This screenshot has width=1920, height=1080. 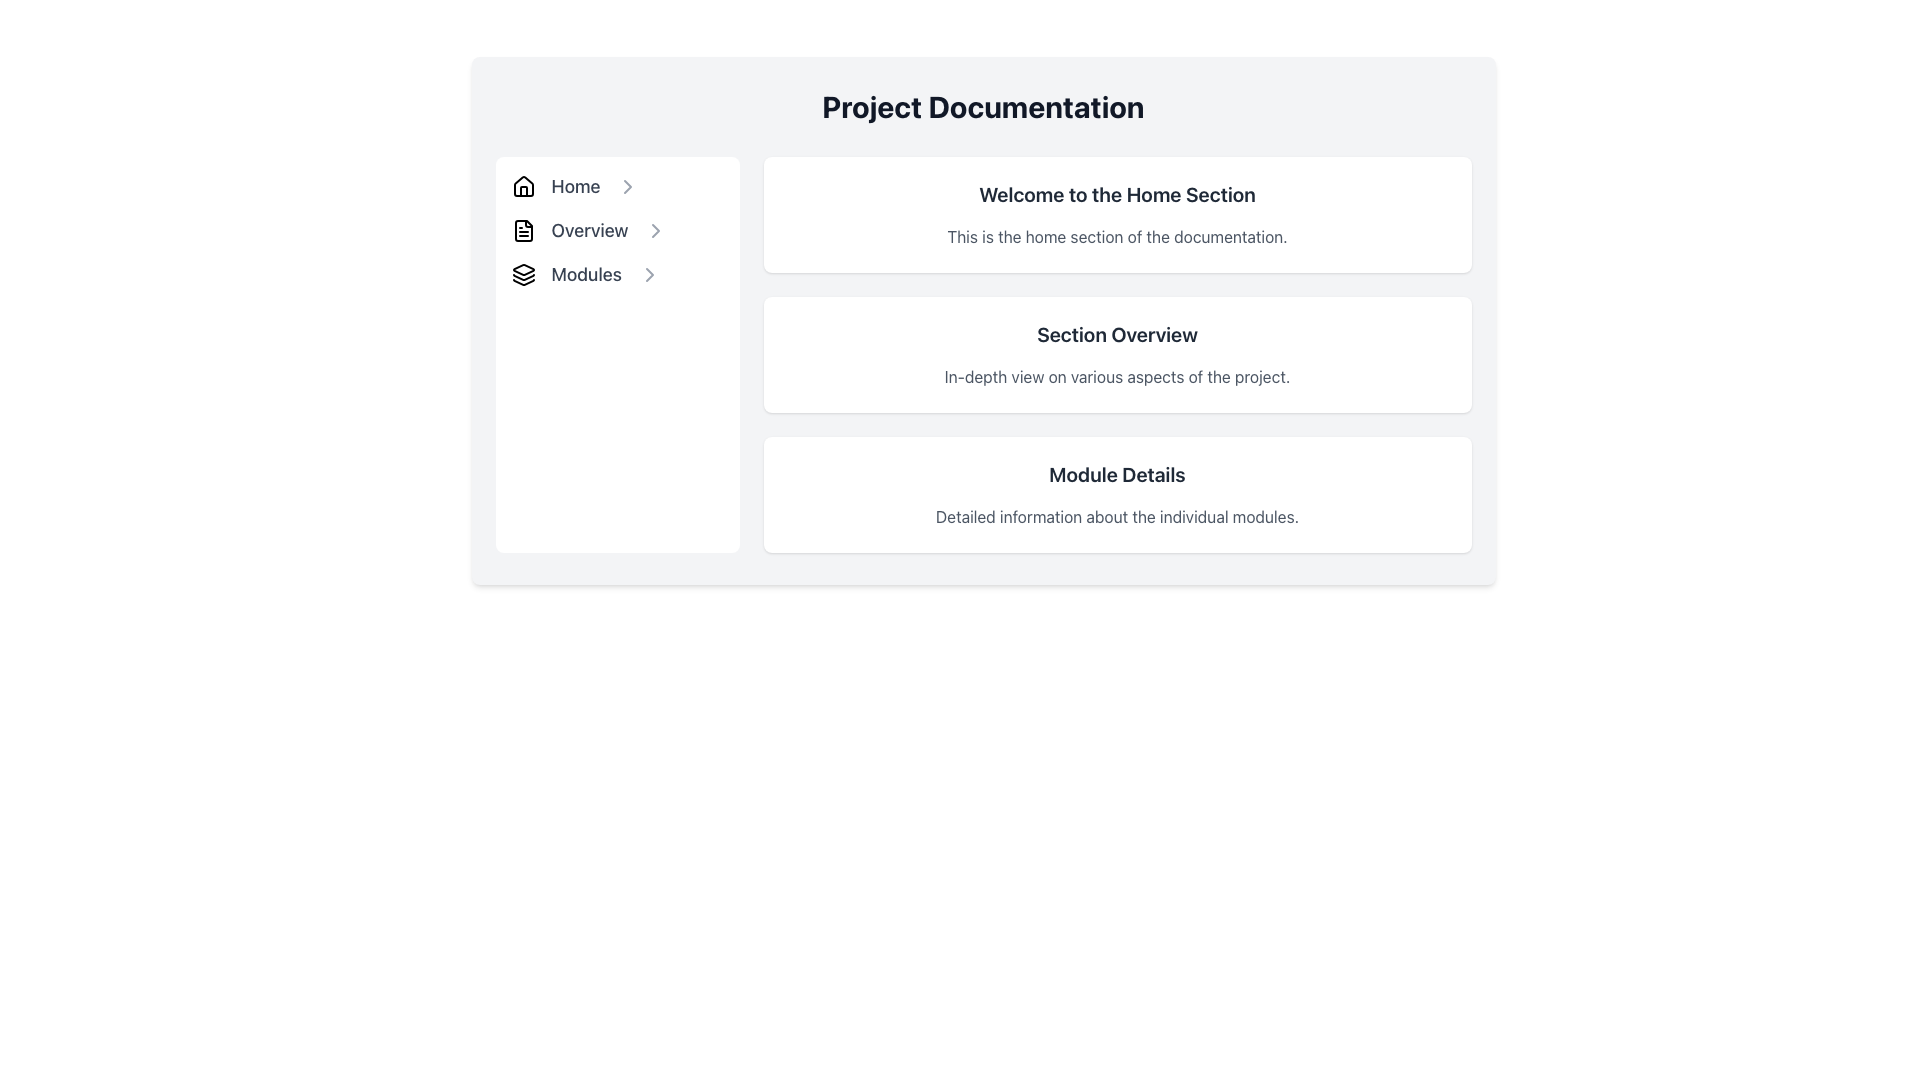 What do you see at coordinates (585, 274) in the screenshot?
I see `the 'Modules' interactive text link in the left sidebar` at bounding box center [585, 274].